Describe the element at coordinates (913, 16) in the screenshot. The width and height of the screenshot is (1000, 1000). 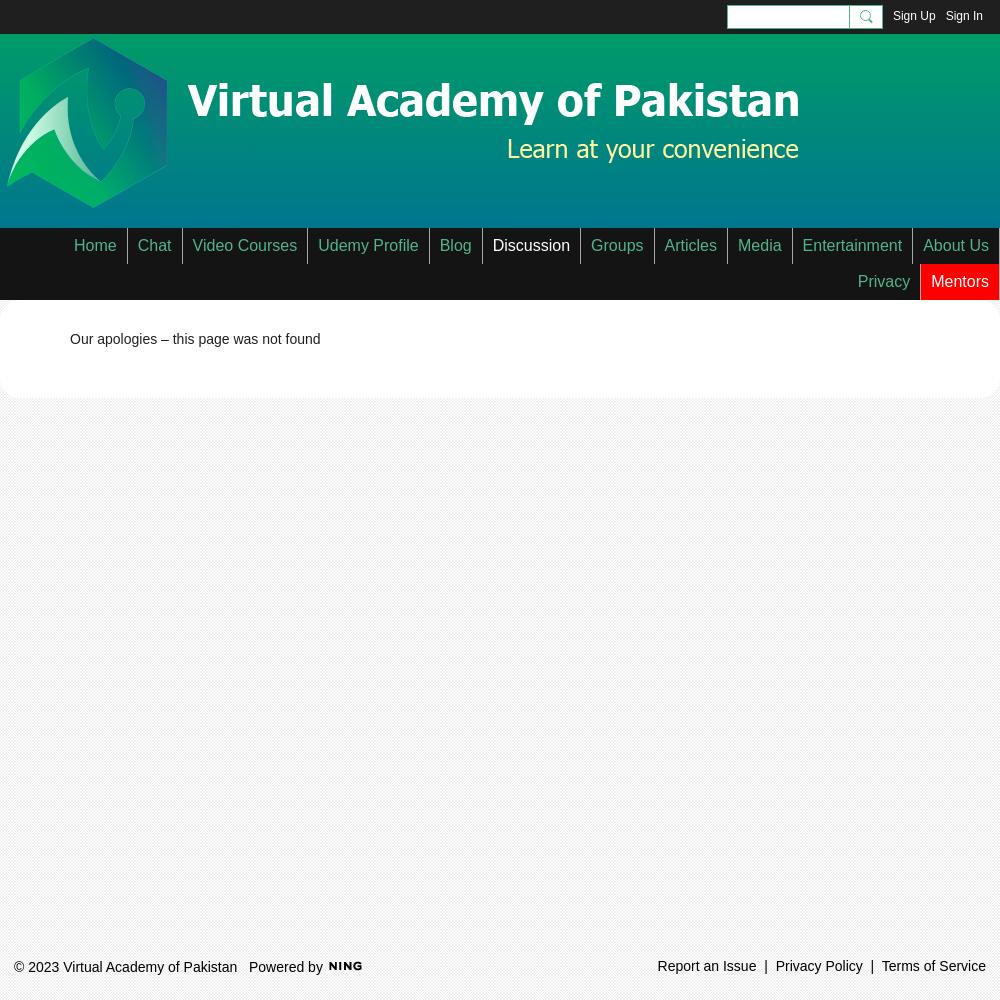
I see `'Sign Up'` at that location.